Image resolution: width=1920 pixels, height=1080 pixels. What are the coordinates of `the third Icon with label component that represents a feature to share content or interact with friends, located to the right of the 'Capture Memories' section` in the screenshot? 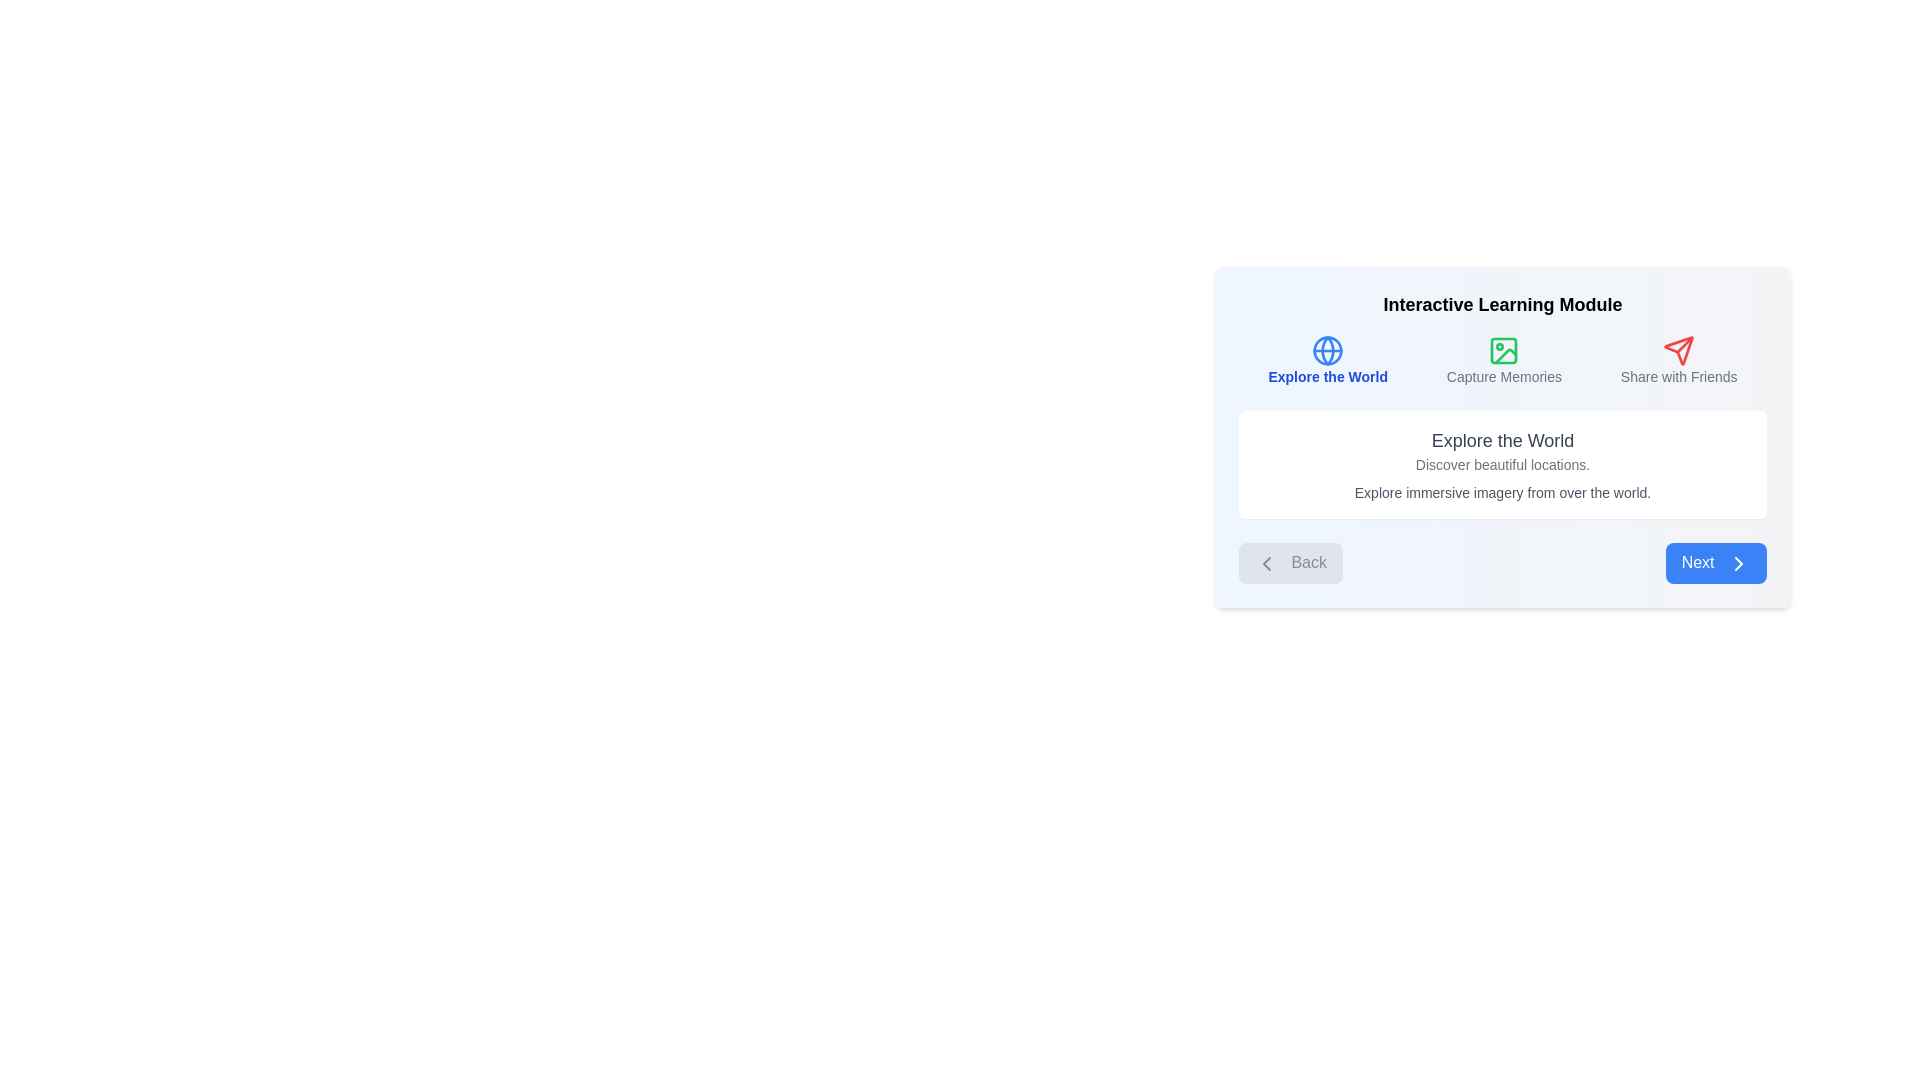 It's located at (1679, 361).